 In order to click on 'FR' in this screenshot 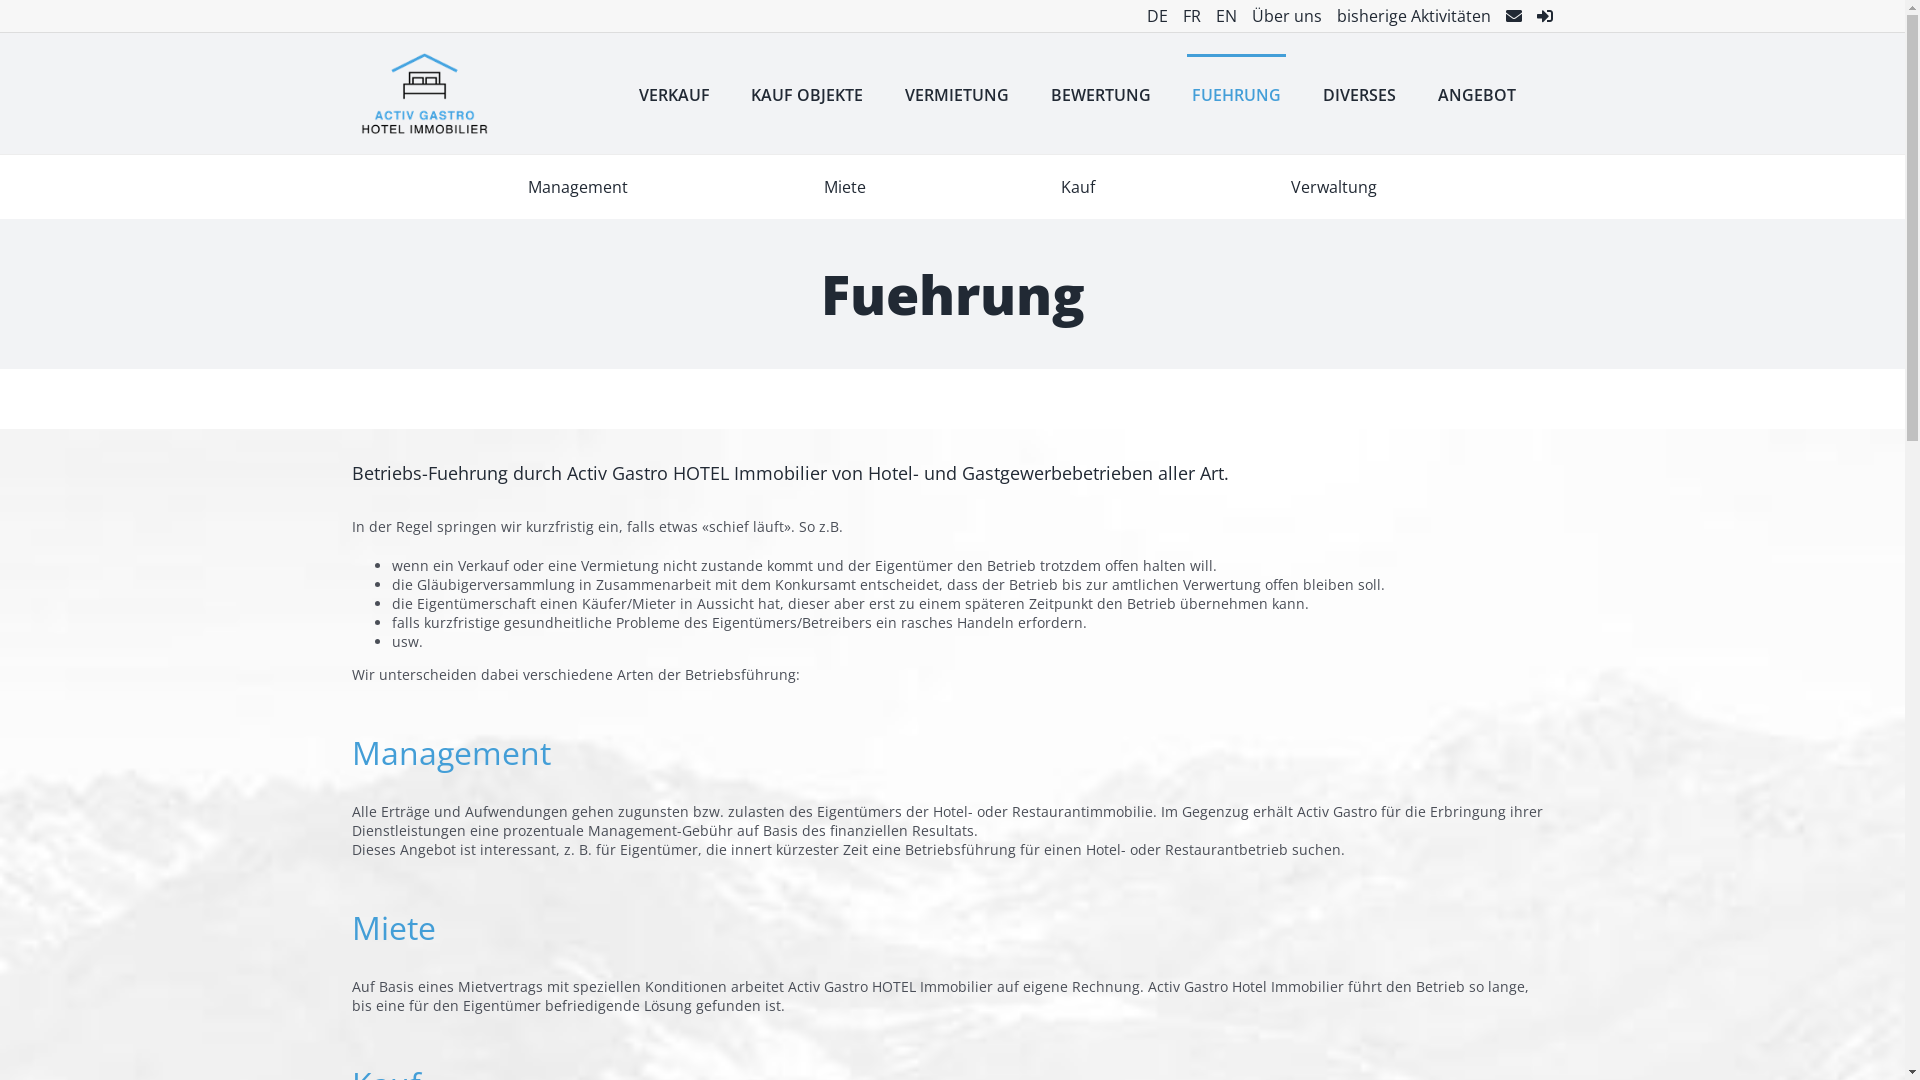, I will do `click(1184, 15)`.